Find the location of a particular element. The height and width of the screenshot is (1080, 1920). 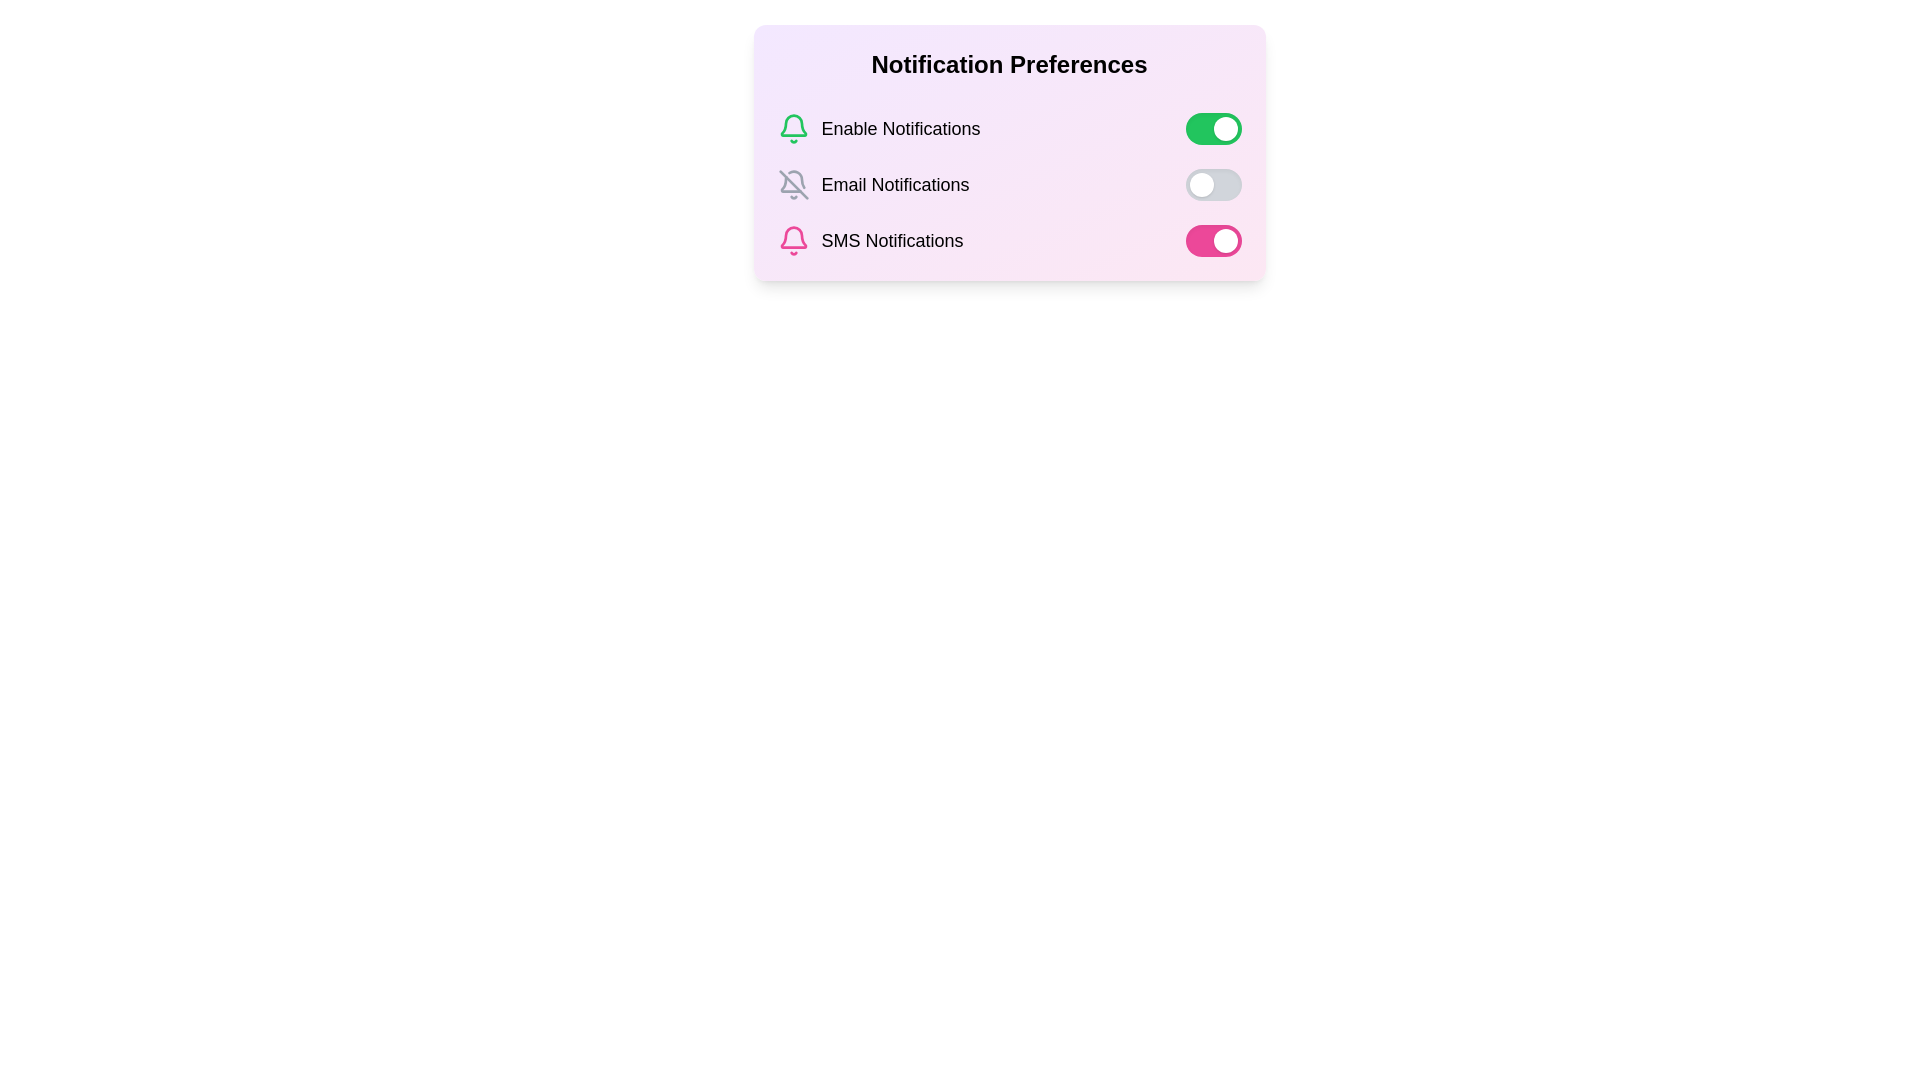

the circular knob on the rightmost end of the toggle switch in the 'SMS Notifications' row is located at coordinates (1224, 239).